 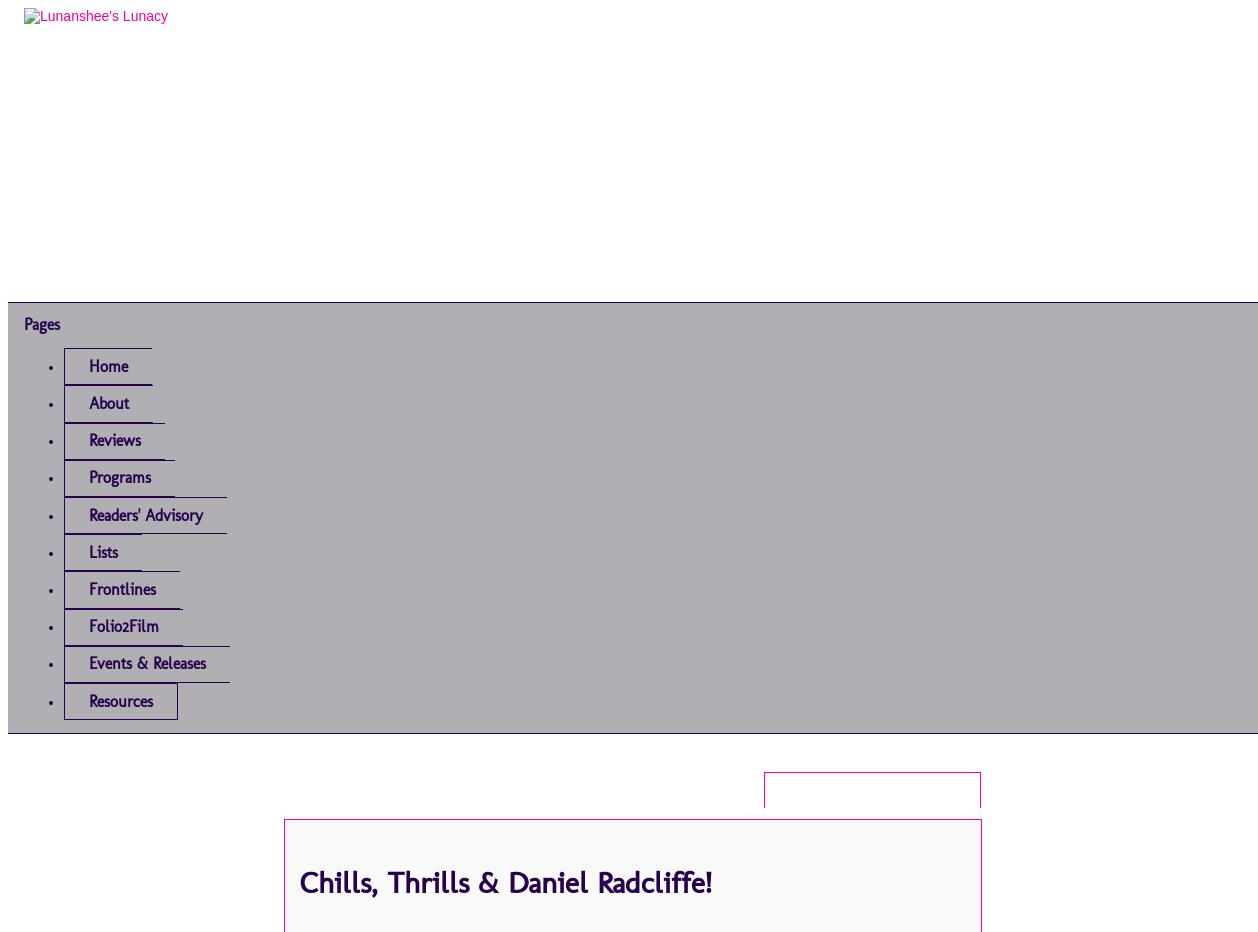 I want to click on 'Folio2Film', so click(x=124, y=625).